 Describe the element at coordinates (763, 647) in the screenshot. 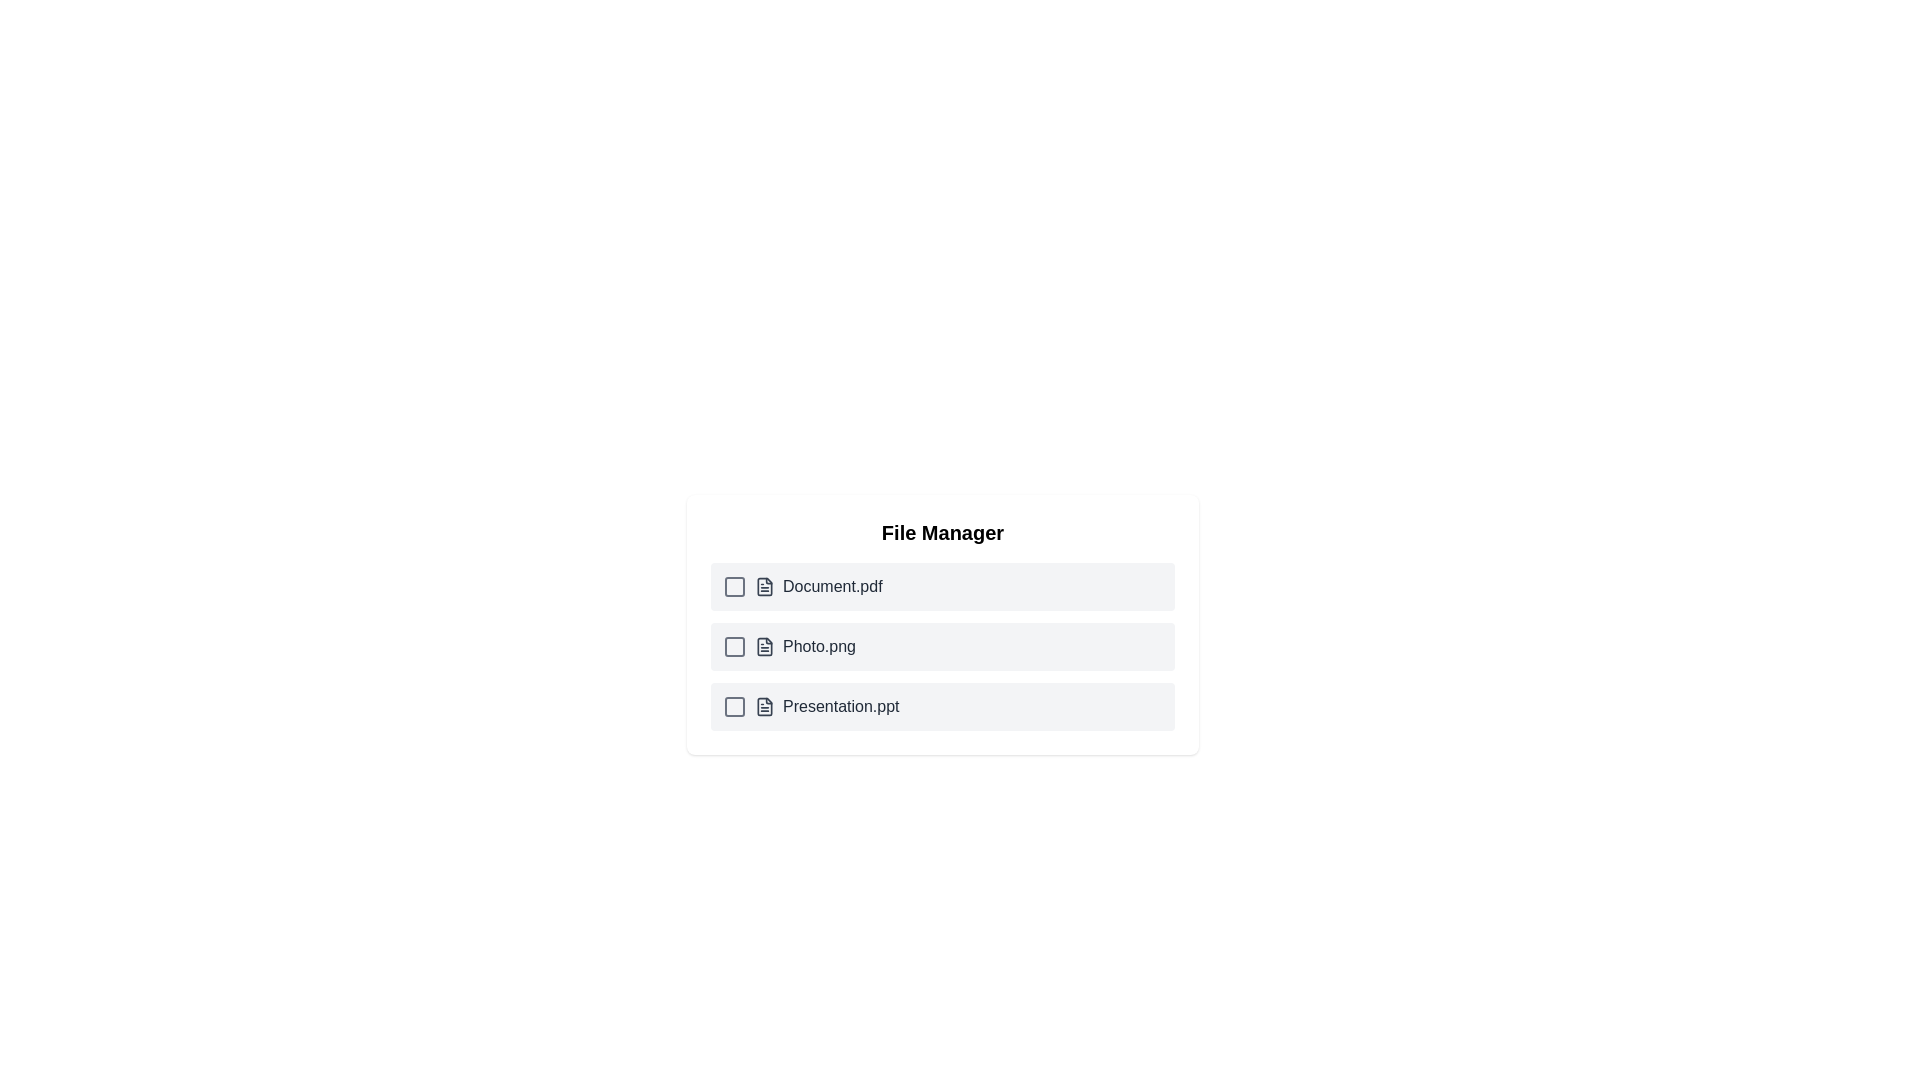

I see `the file icon representing 'Photo.png' located` at that location.